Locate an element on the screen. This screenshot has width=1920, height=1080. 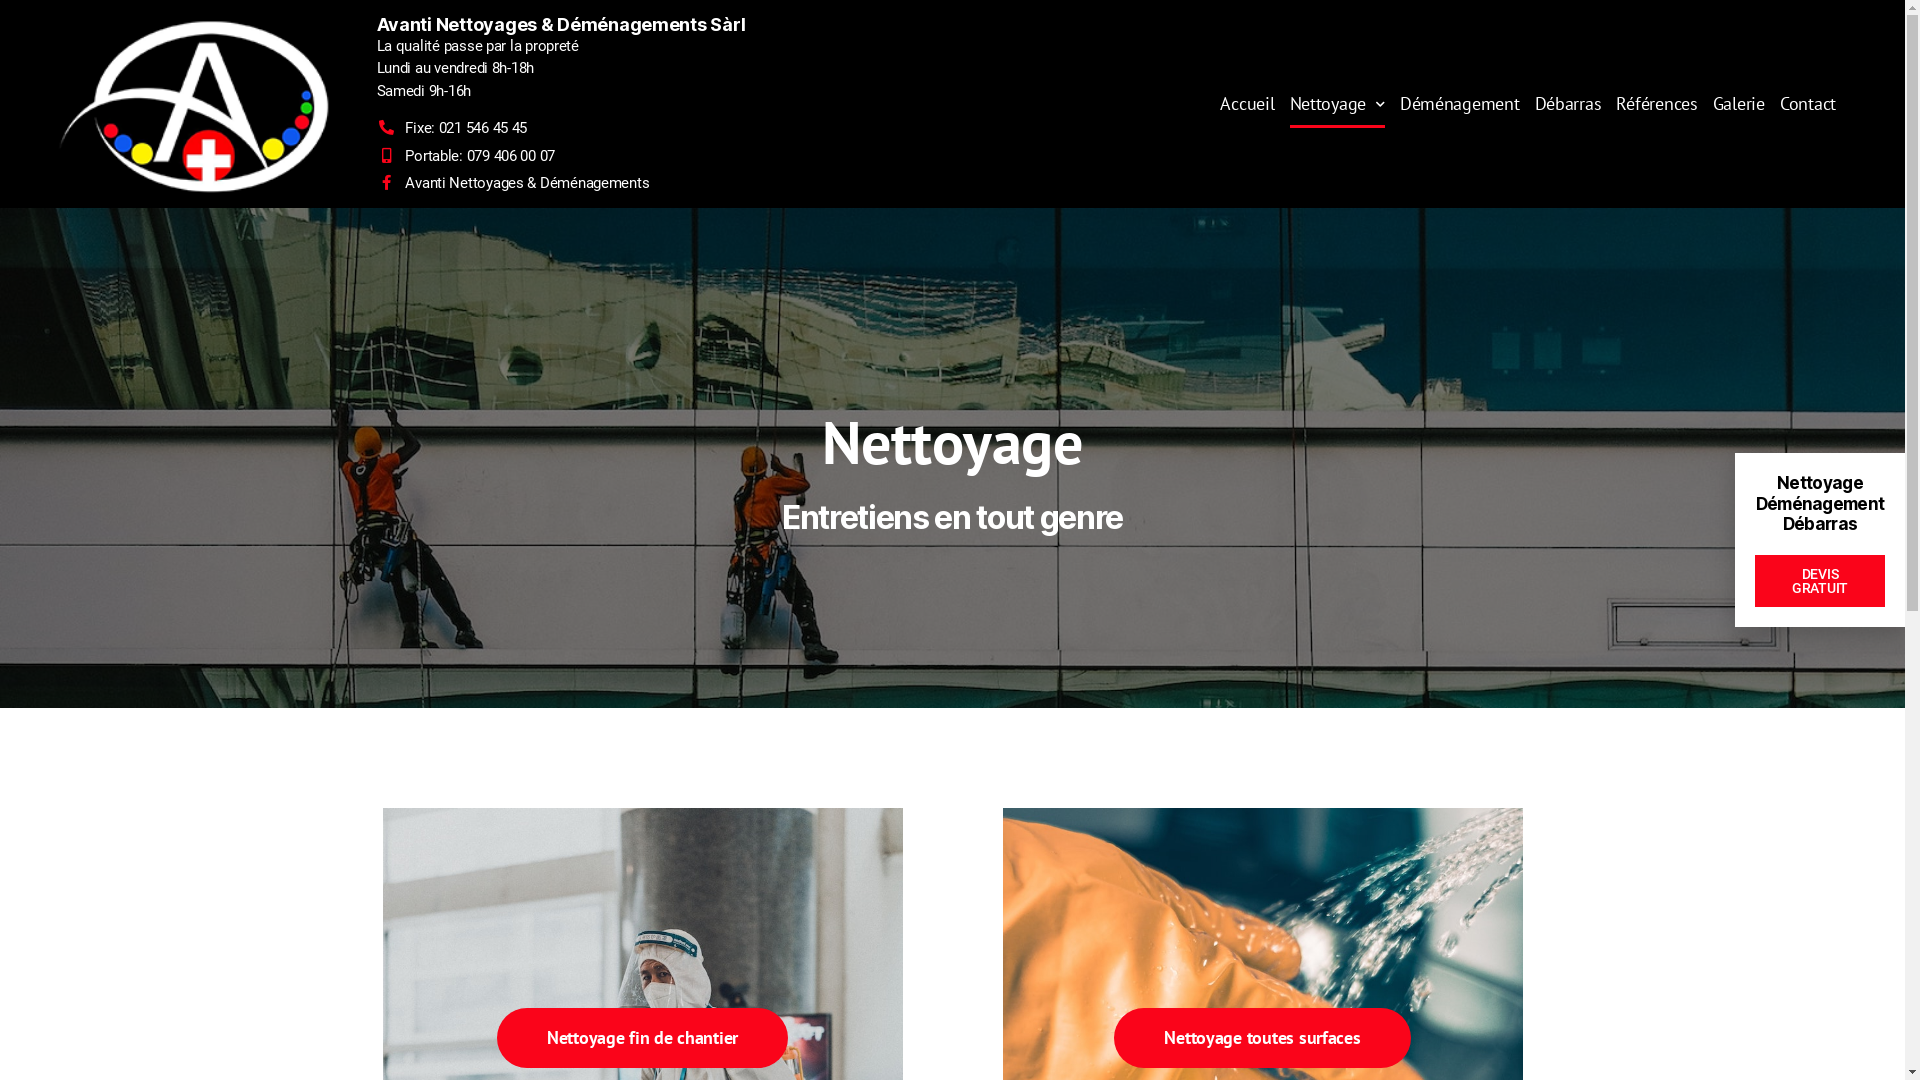
'Accueil' is located at coordinates (1246, 104).